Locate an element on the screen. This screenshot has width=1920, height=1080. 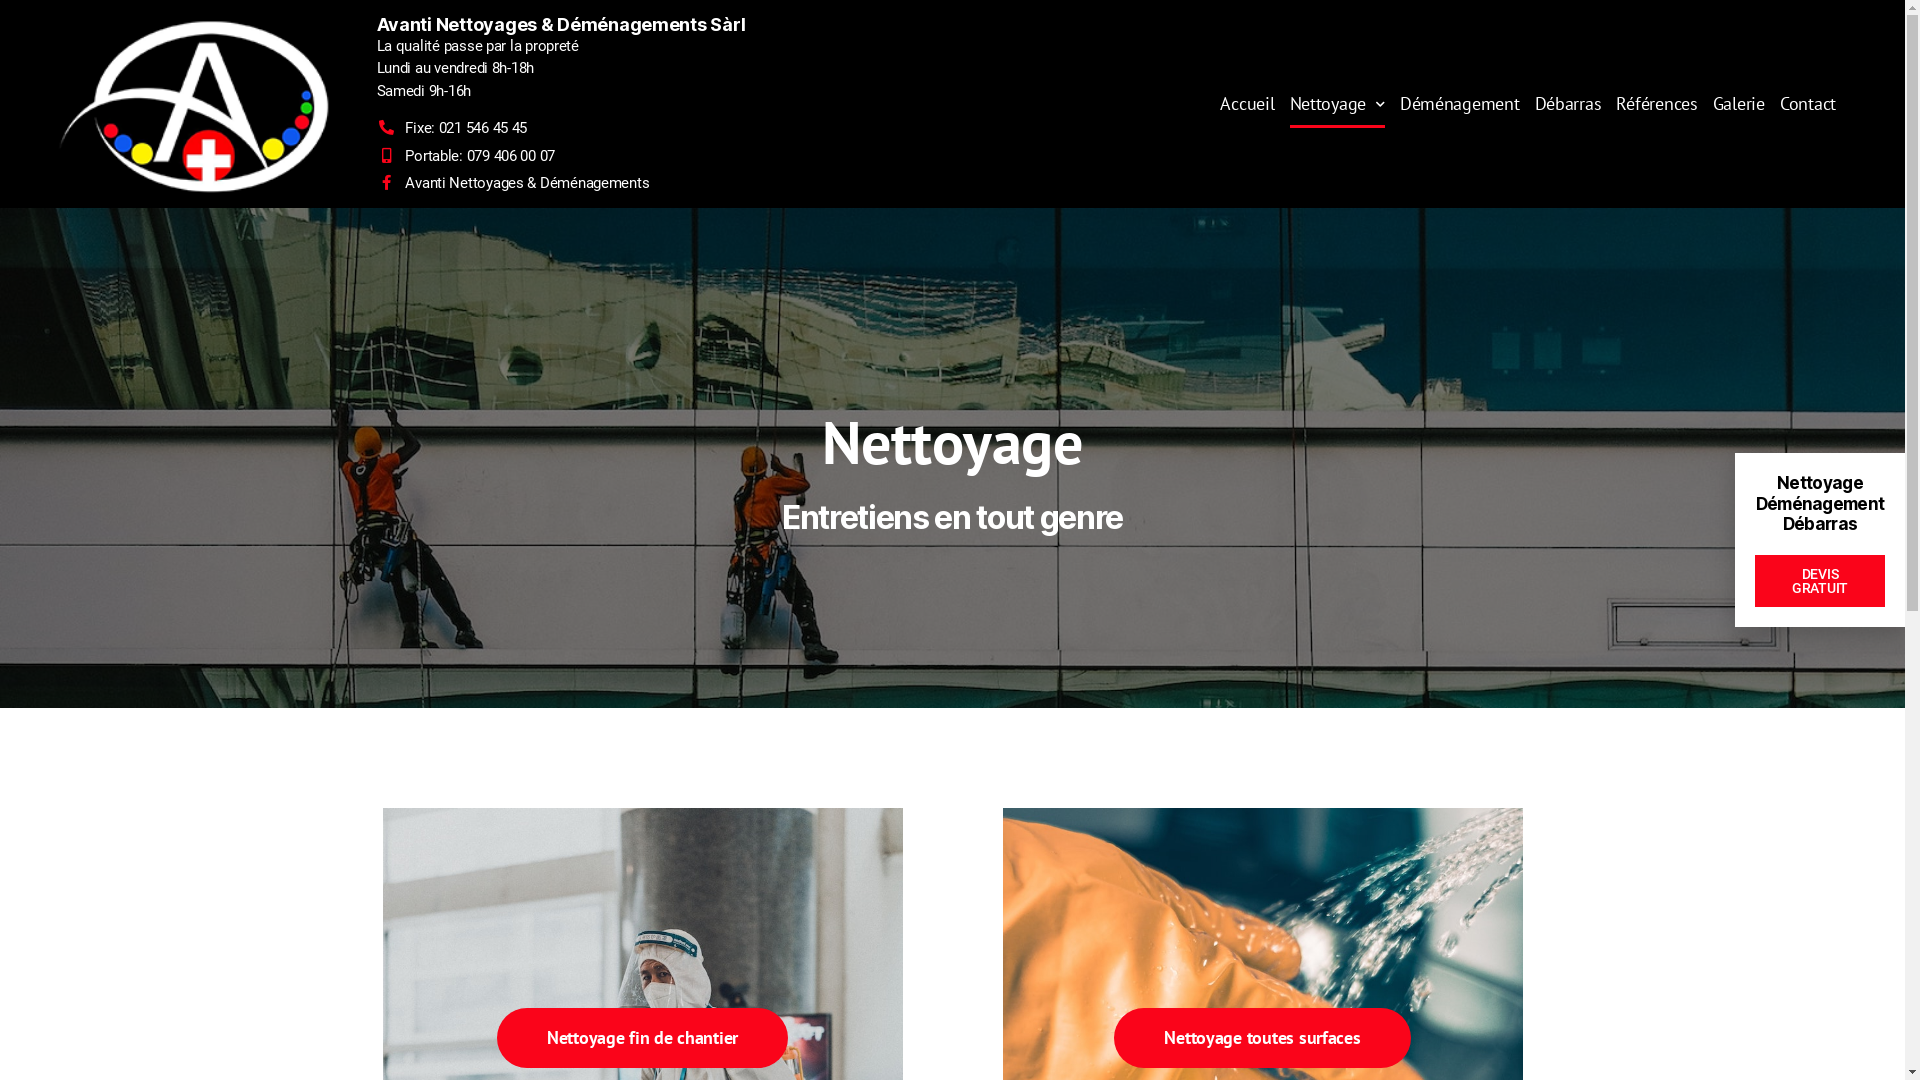
'Accueil' is located at coordinates (1246, 104).